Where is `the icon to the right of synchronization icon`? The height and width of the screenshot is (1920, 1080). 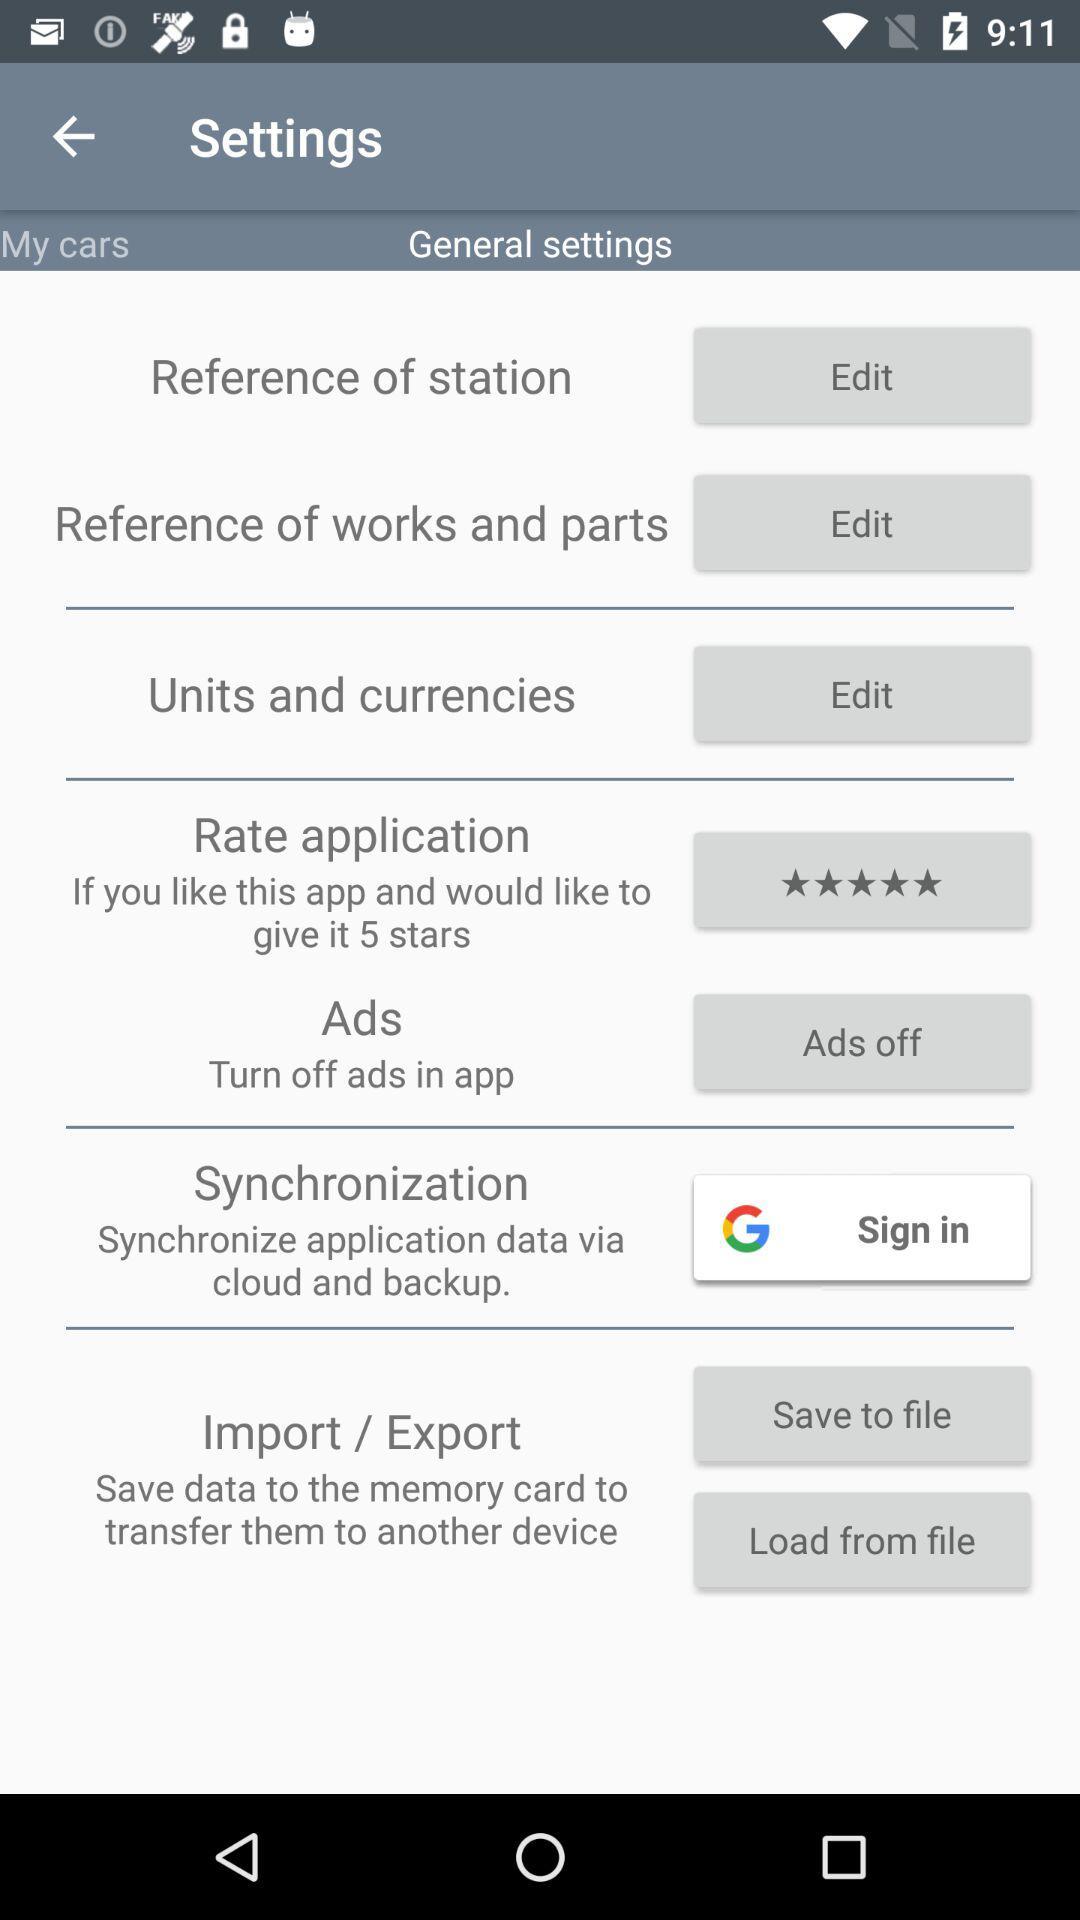 the icon to the right of synchronization icon is located at coordinates (860, 1226).